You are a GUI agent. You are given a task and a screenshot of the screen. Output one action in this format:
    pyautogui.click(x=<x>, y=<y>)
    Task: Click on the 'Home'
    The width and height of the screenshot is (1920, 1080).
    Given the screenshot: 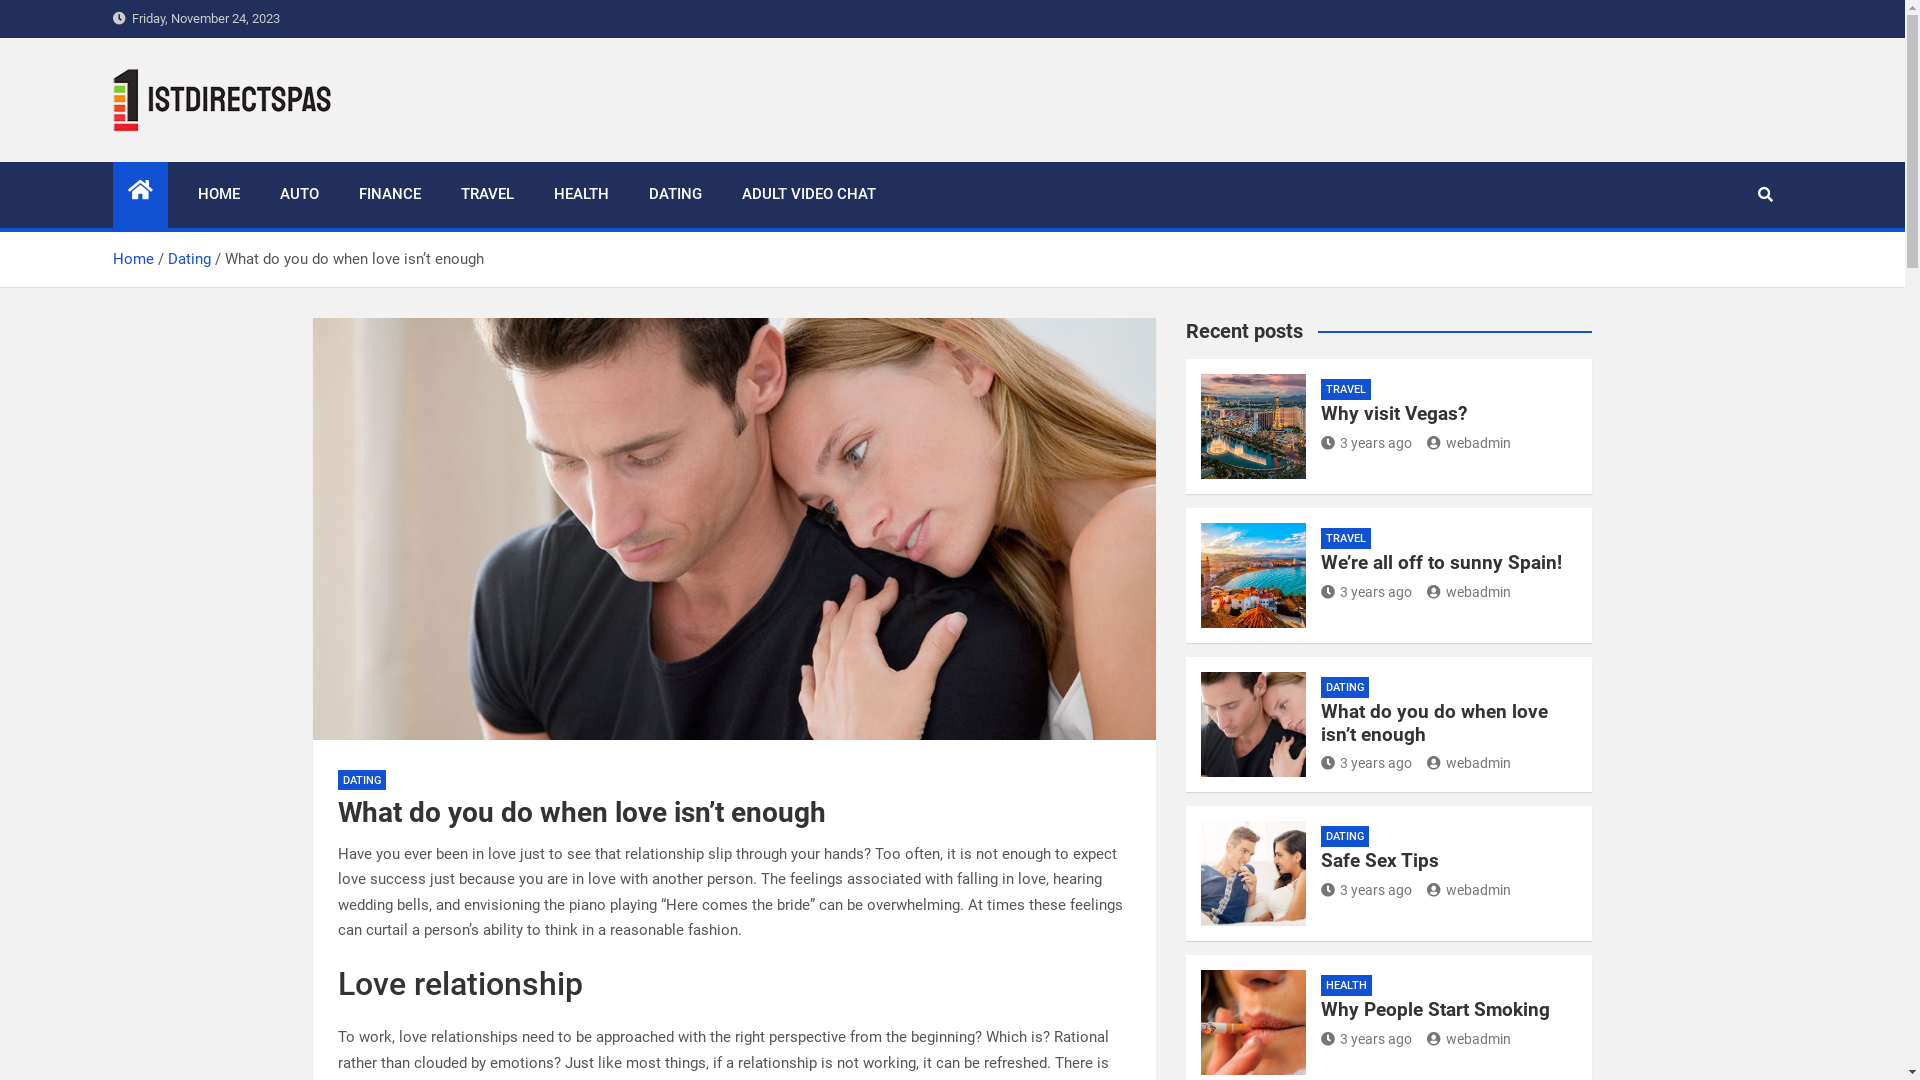 What is the action you would take?
    pyautogui.click(x=131, y=257)
    